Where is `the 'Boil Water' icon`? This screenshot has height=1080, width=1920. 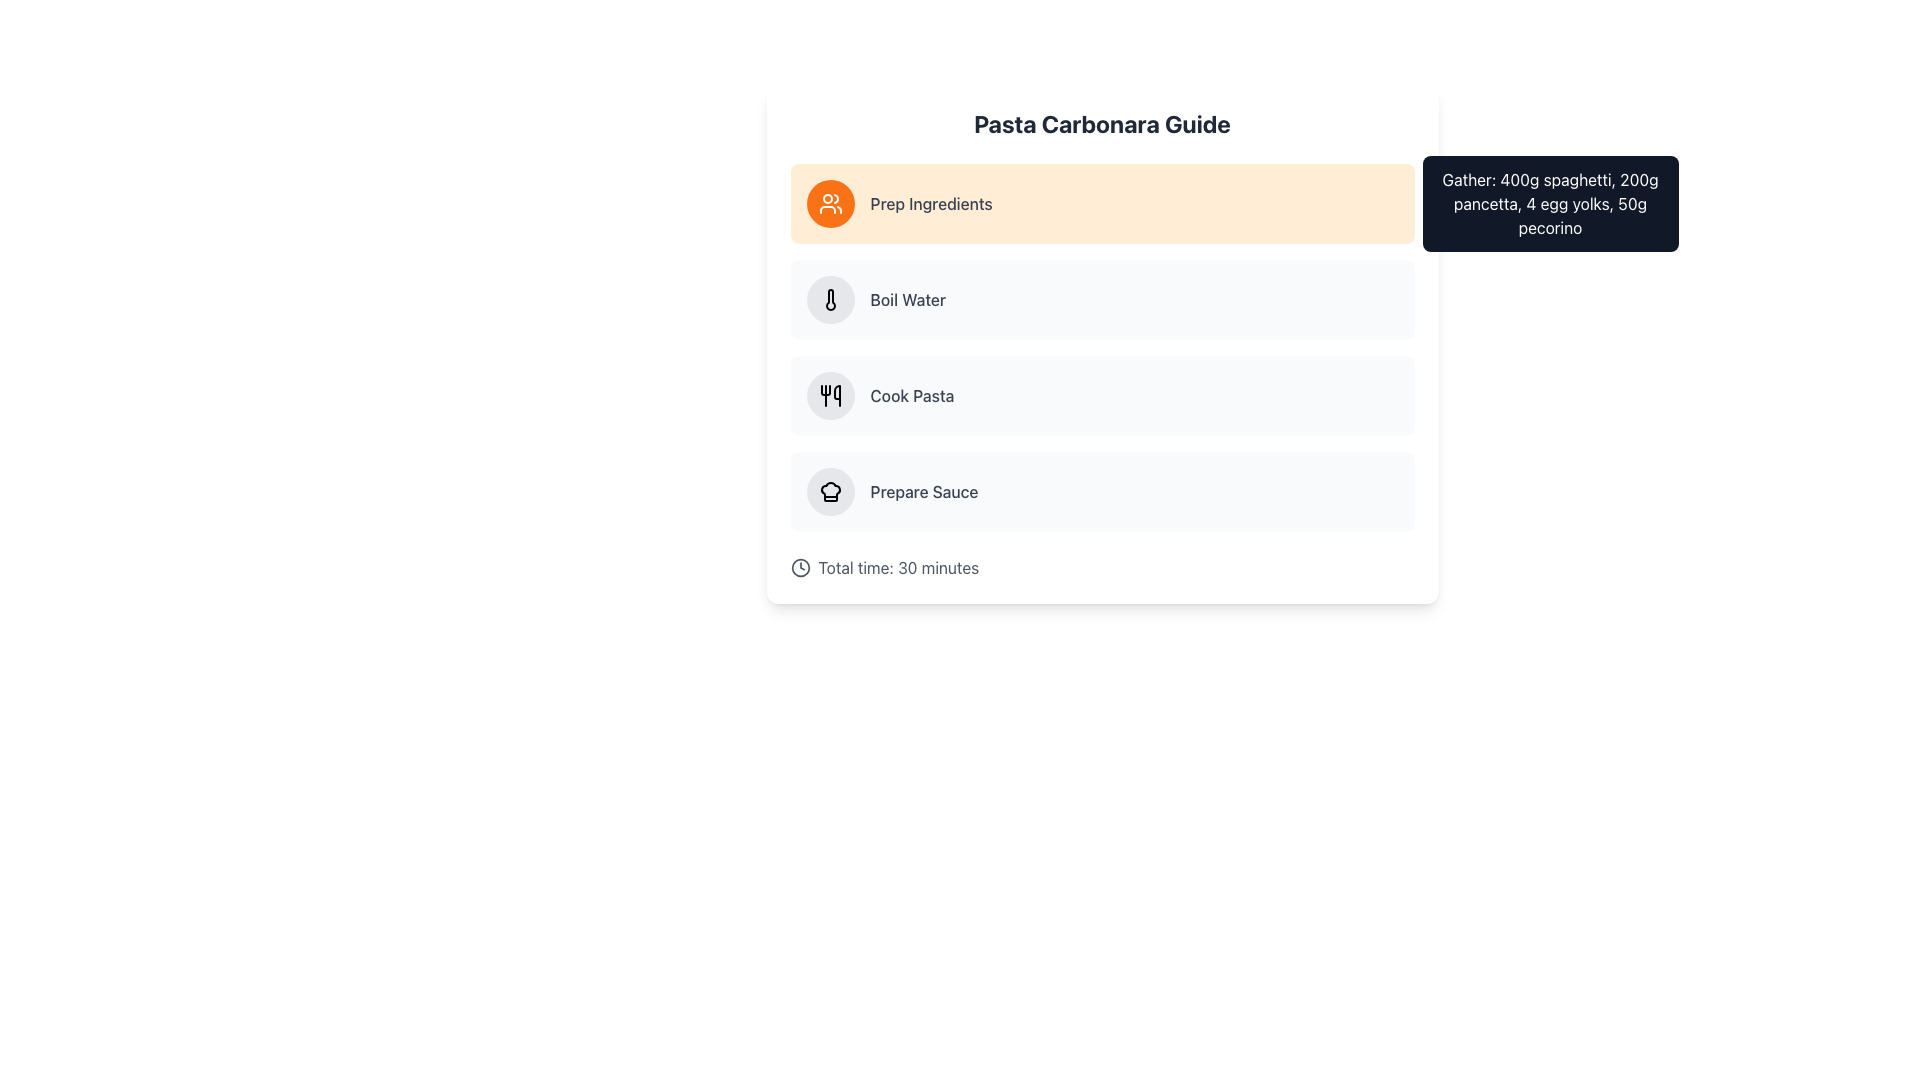
the 'Boil Water' icon is located at coordinates (830, 300).